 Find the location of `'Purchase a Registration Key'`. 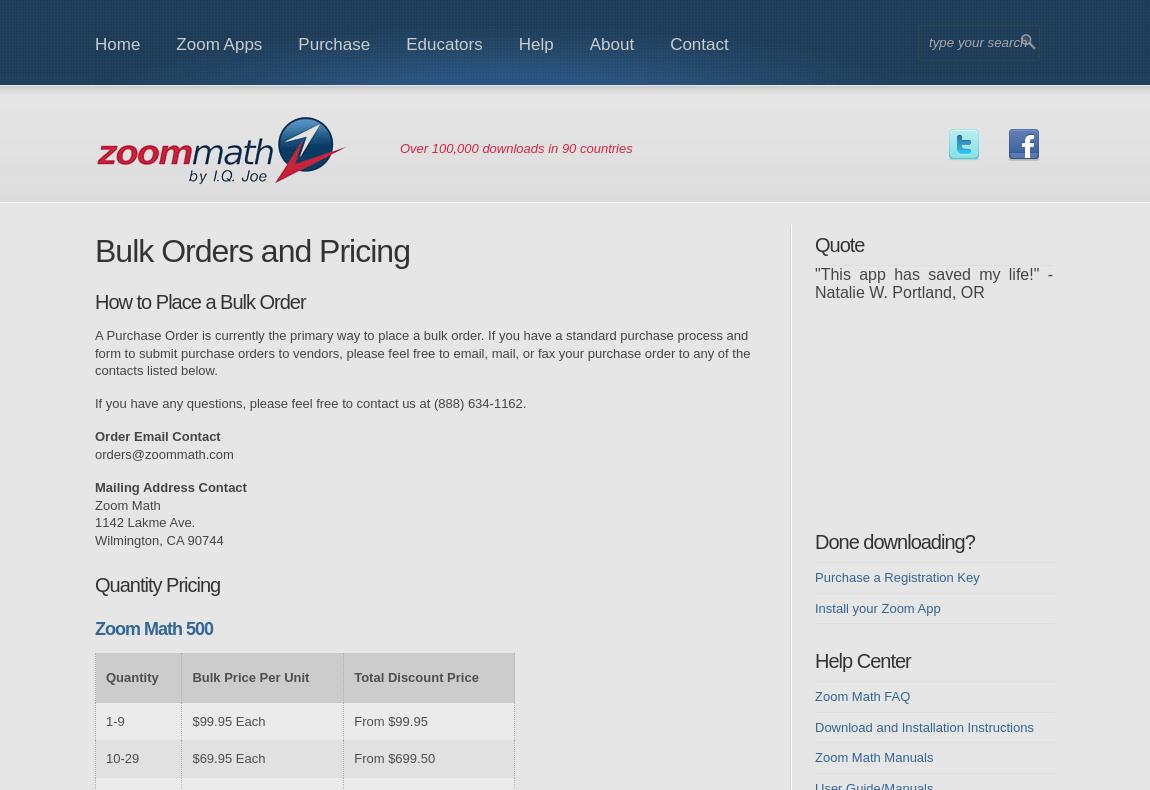

'Purchase a Registration Key' is located at coordinates (897, 576).